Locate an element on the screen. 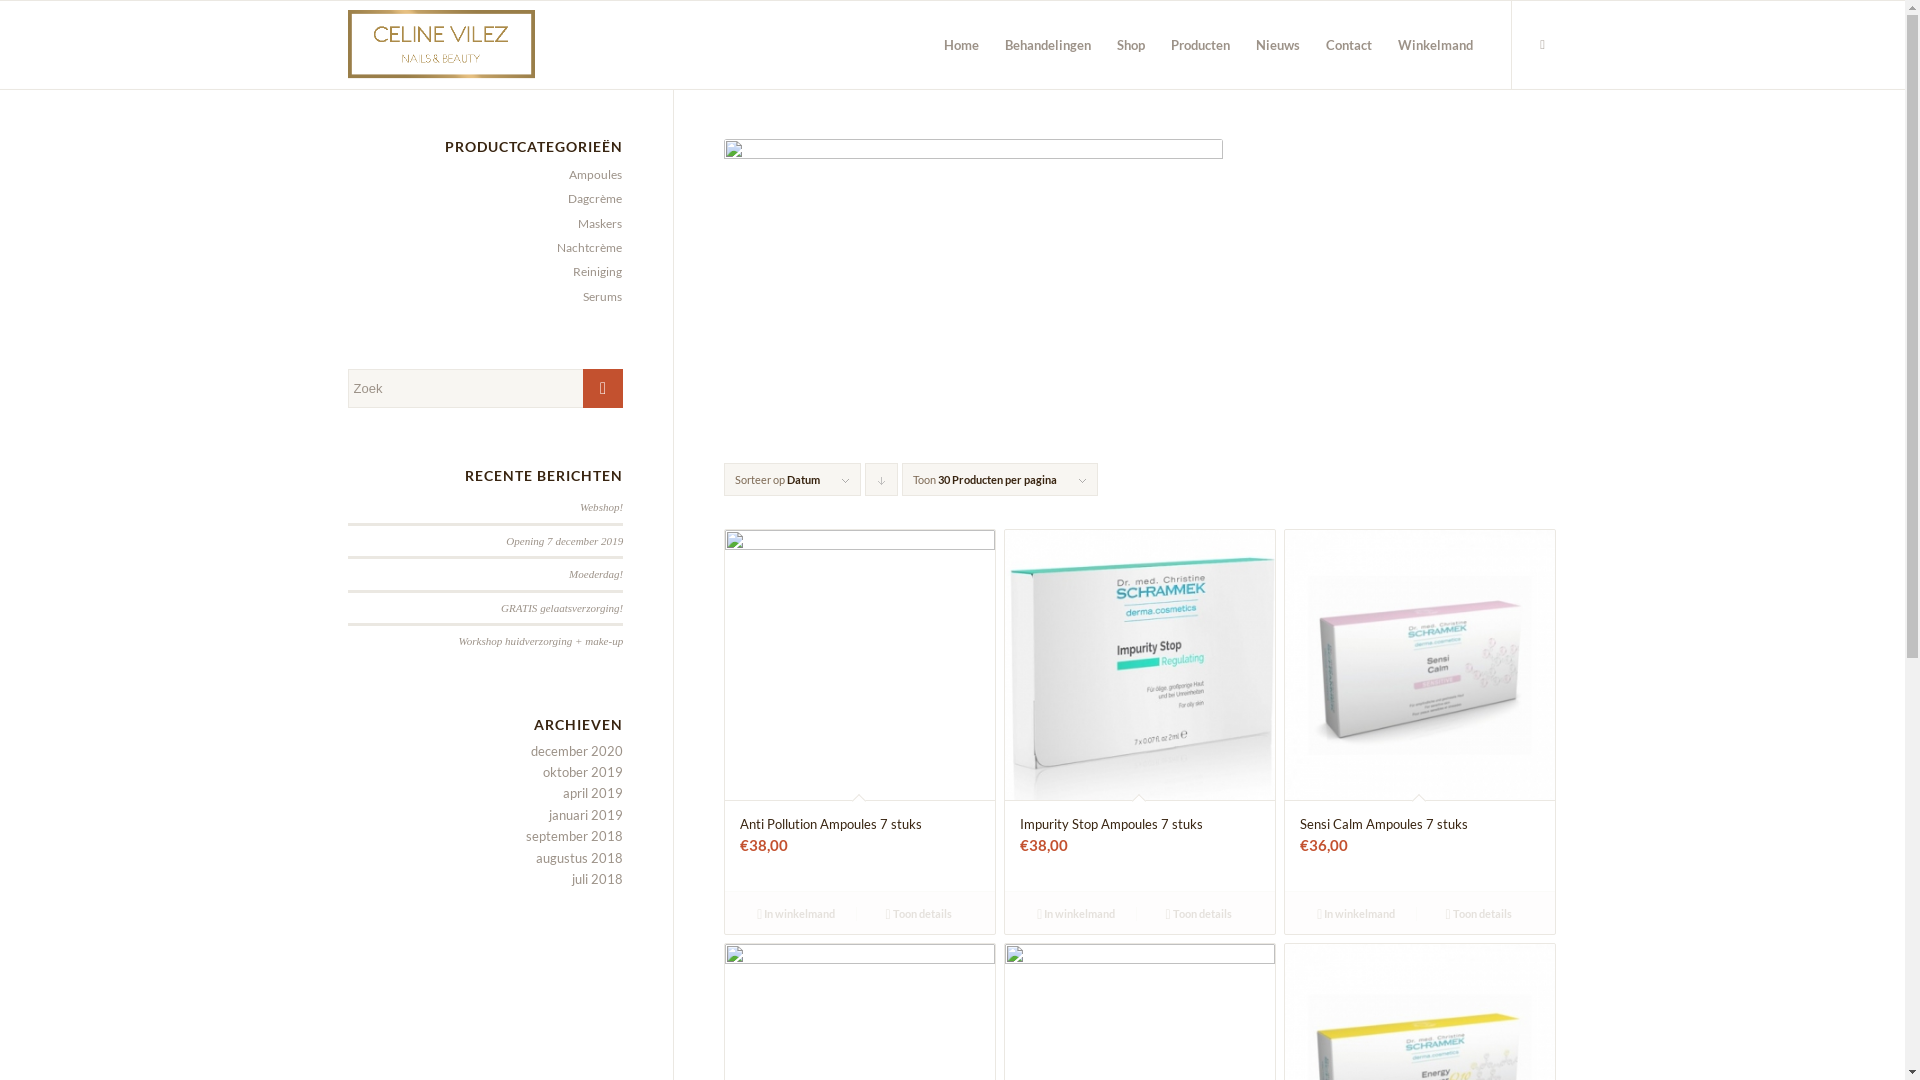 This screenshot has height=1080, width=1920. 'Producten aflopend sorteren' is located at coordinates (880, 479).